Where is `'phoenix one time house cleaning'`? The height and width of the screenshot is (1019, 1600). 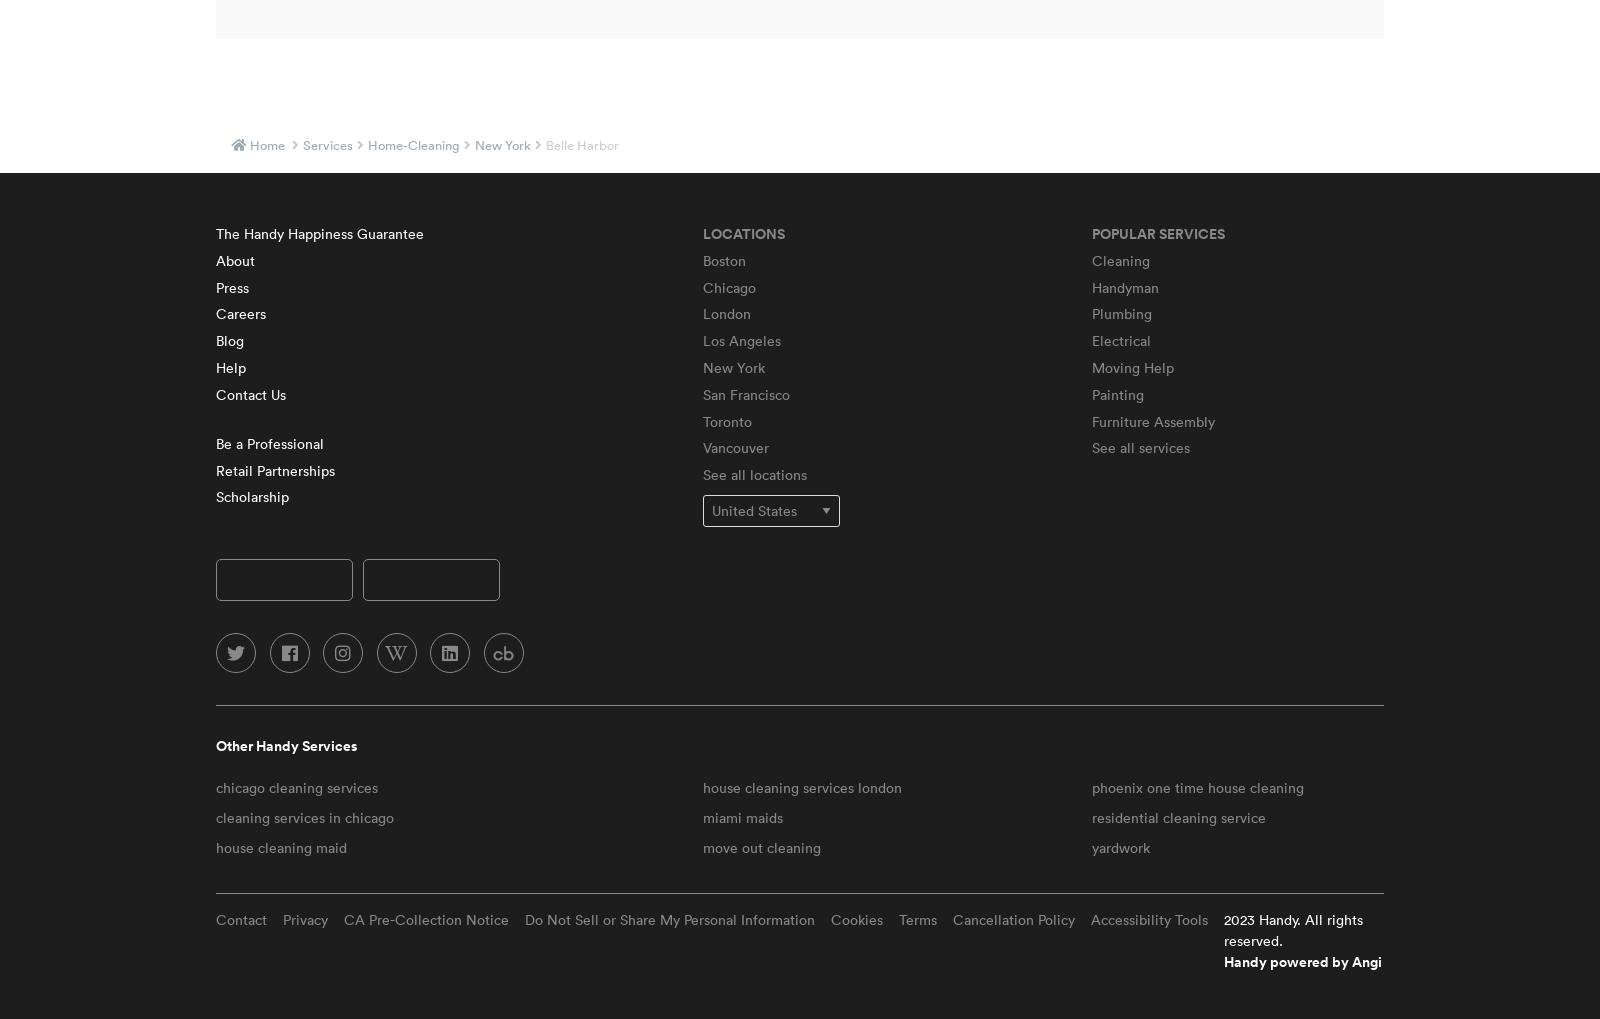
'phoenix one time house cleaning' is located at coordinates (1196, 786).